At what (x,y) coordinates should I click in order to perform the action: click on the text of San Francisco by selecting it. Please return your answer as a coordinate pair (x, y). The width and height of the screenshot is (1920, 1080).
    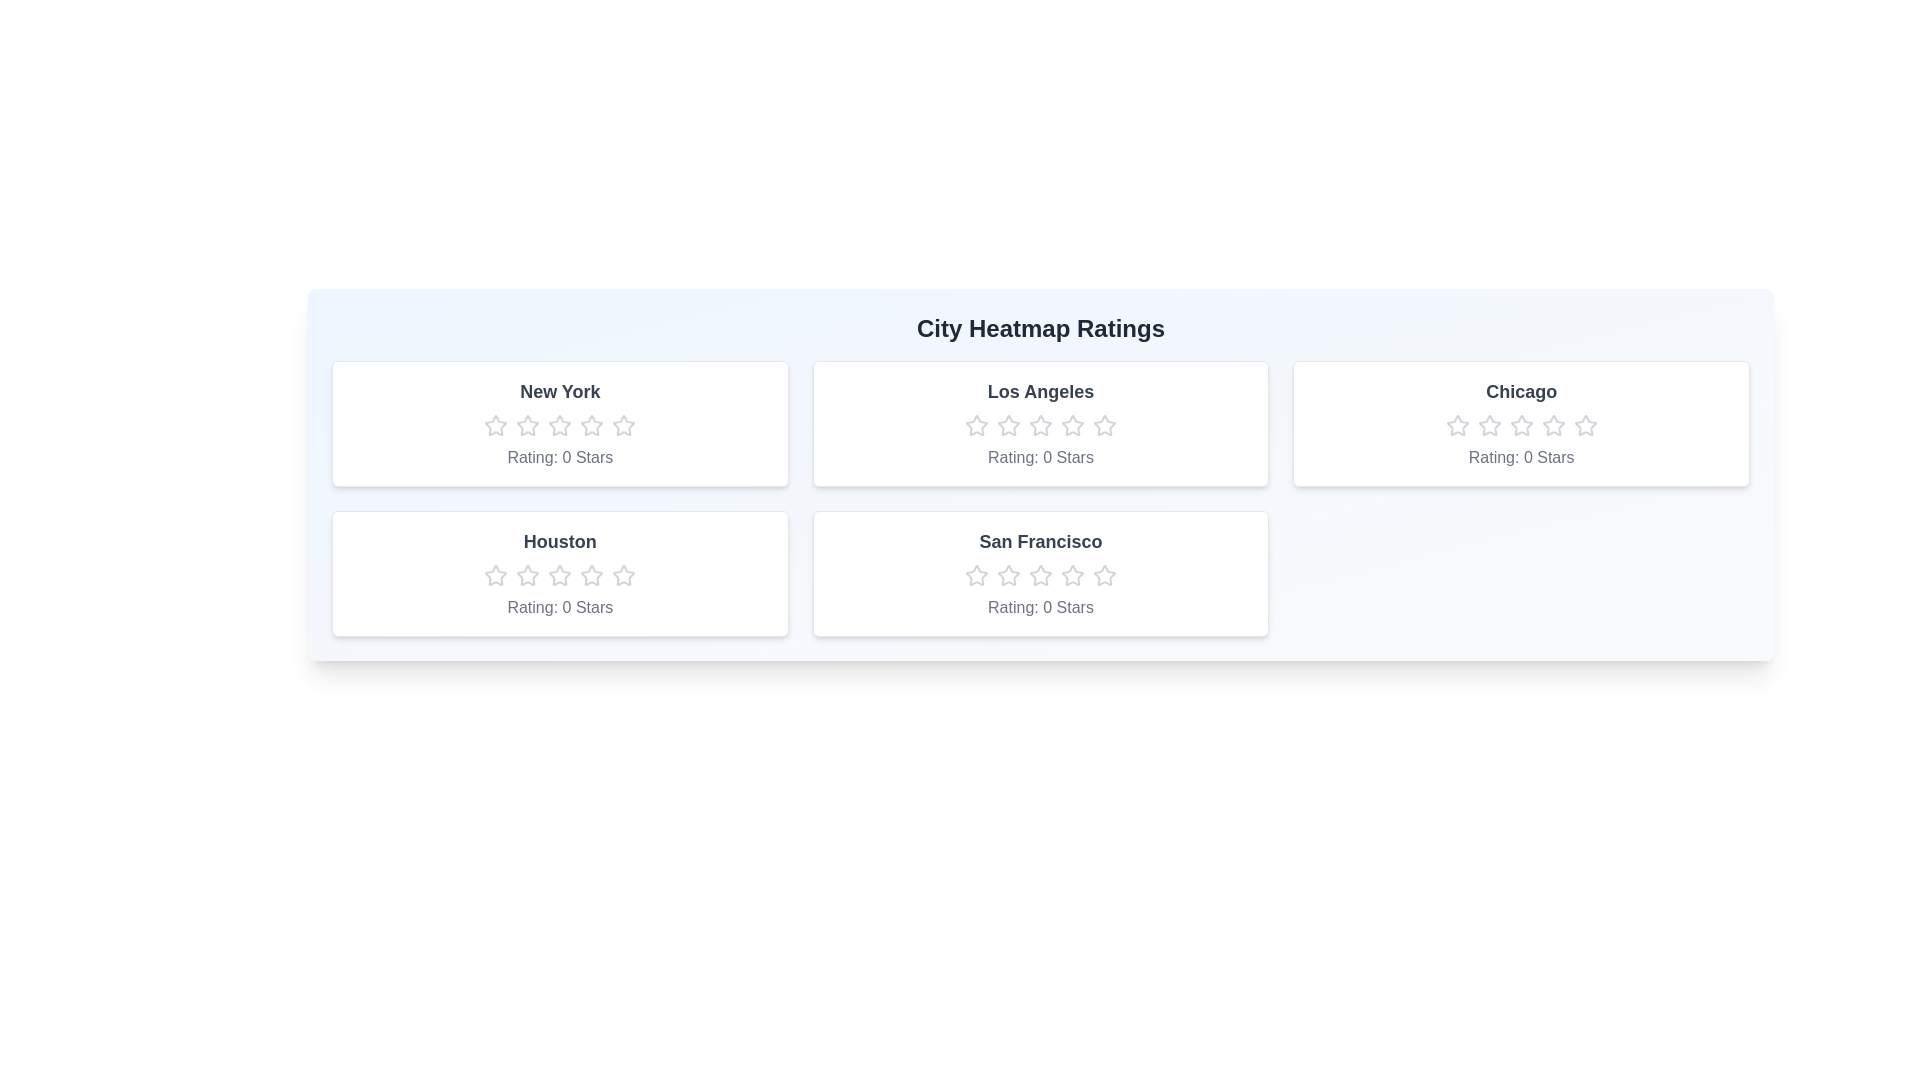
    Looking at the image, I should click on (829, 527).